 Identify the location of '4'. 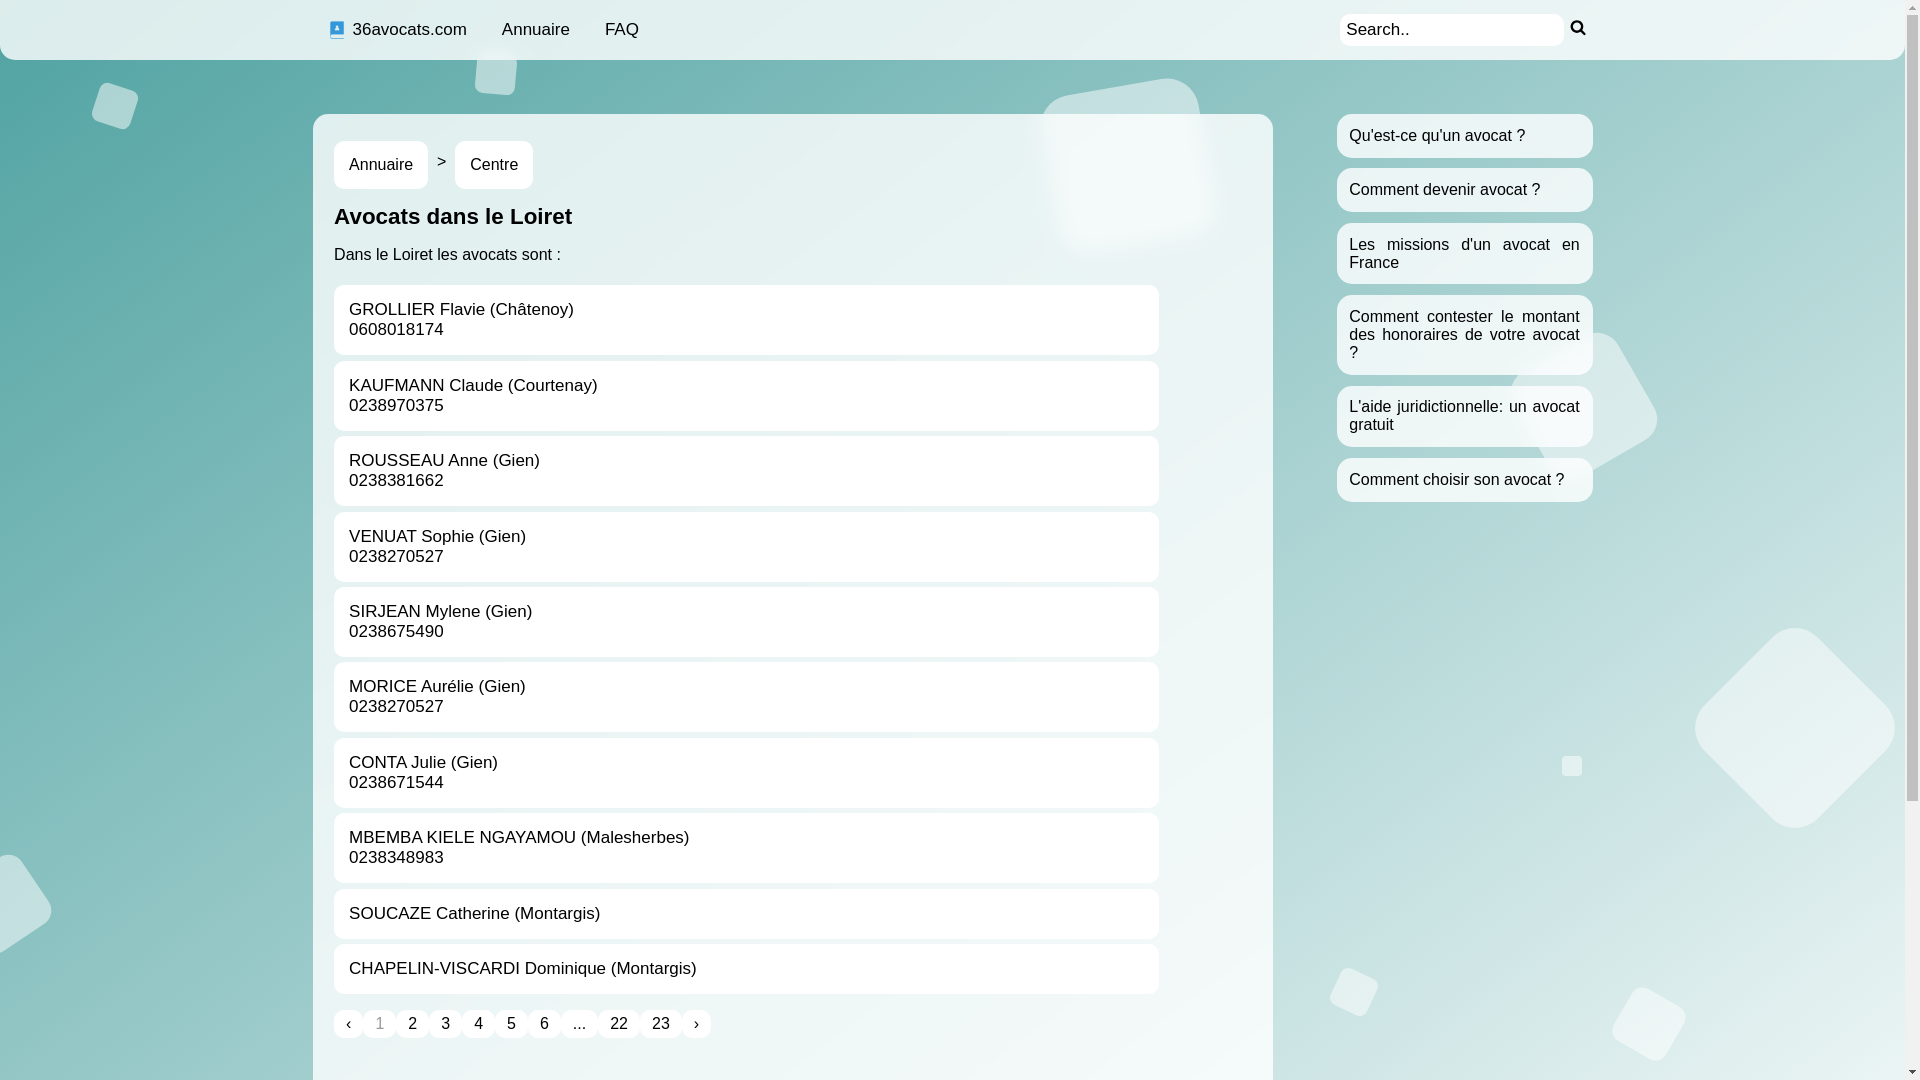
(477, 1023).